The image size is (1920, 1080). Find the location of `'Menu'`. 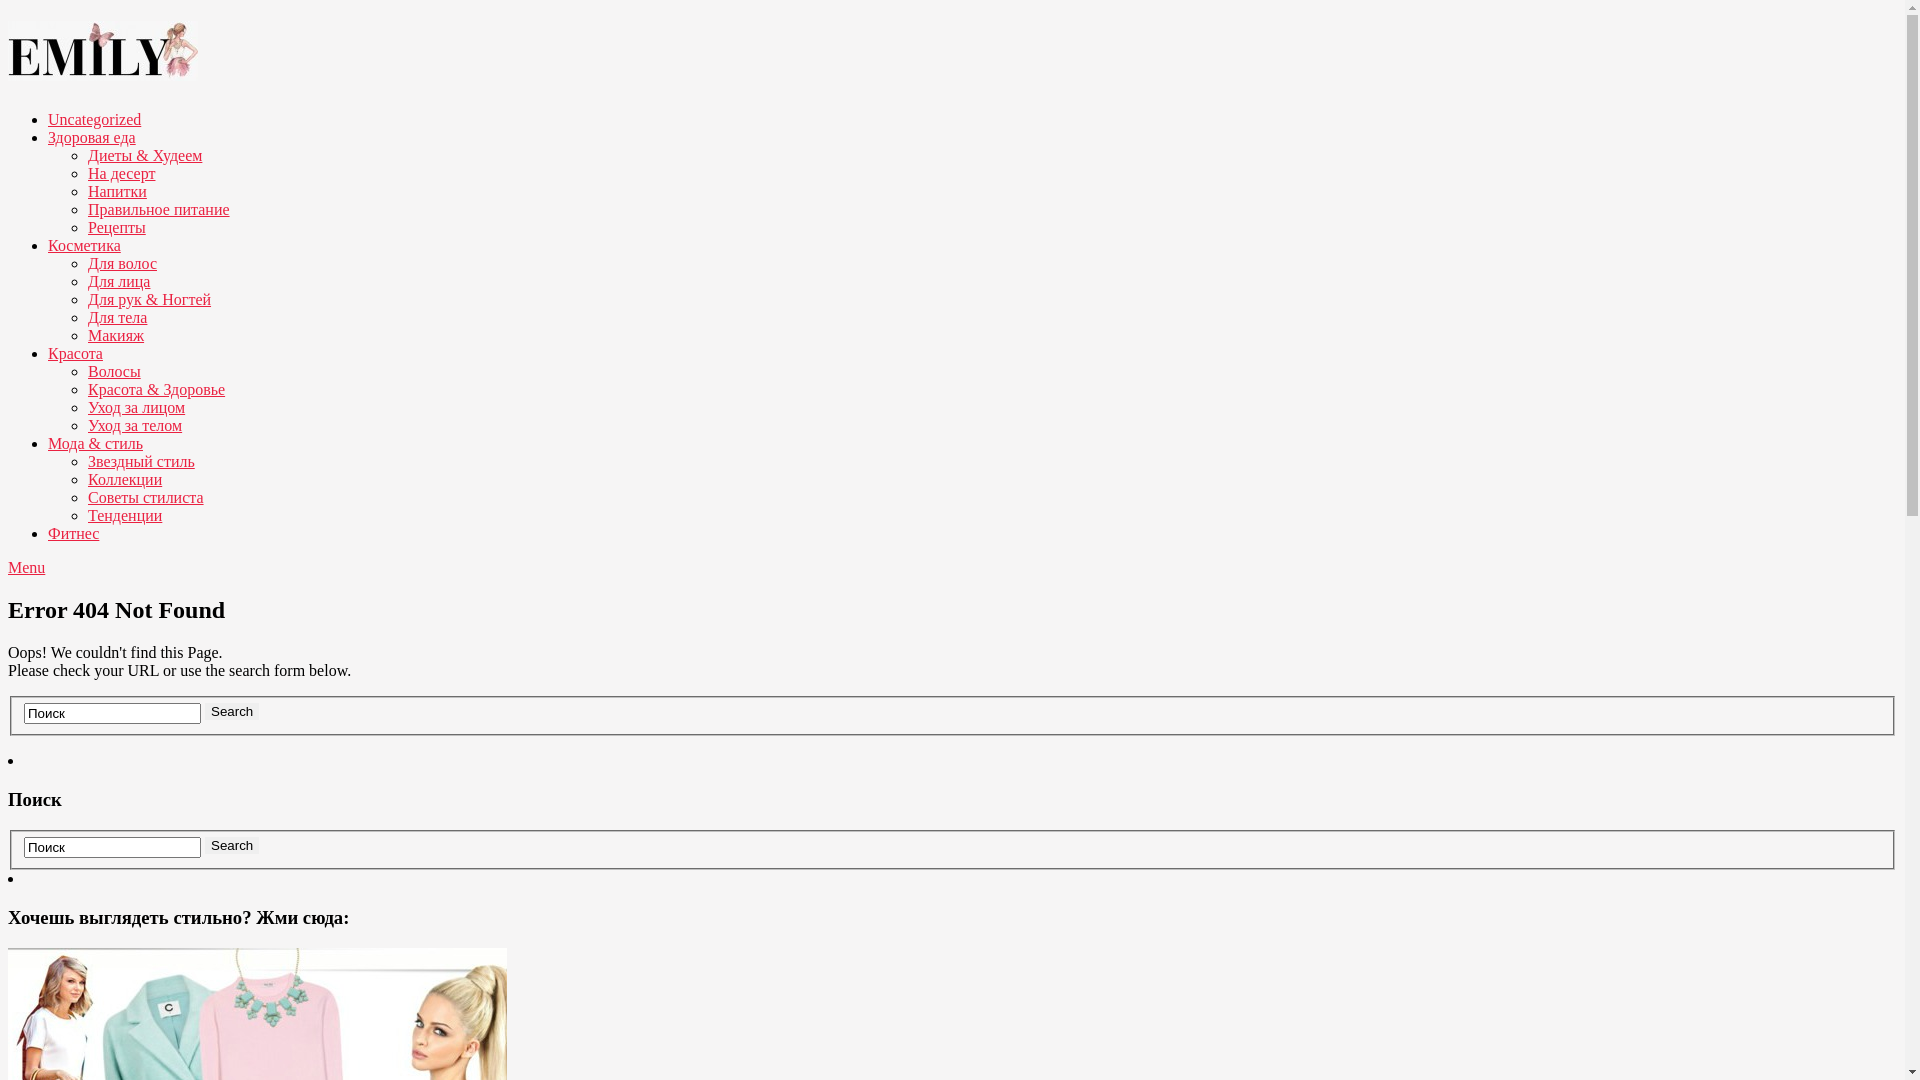

'Menu' is located at coordinates (26, 567).